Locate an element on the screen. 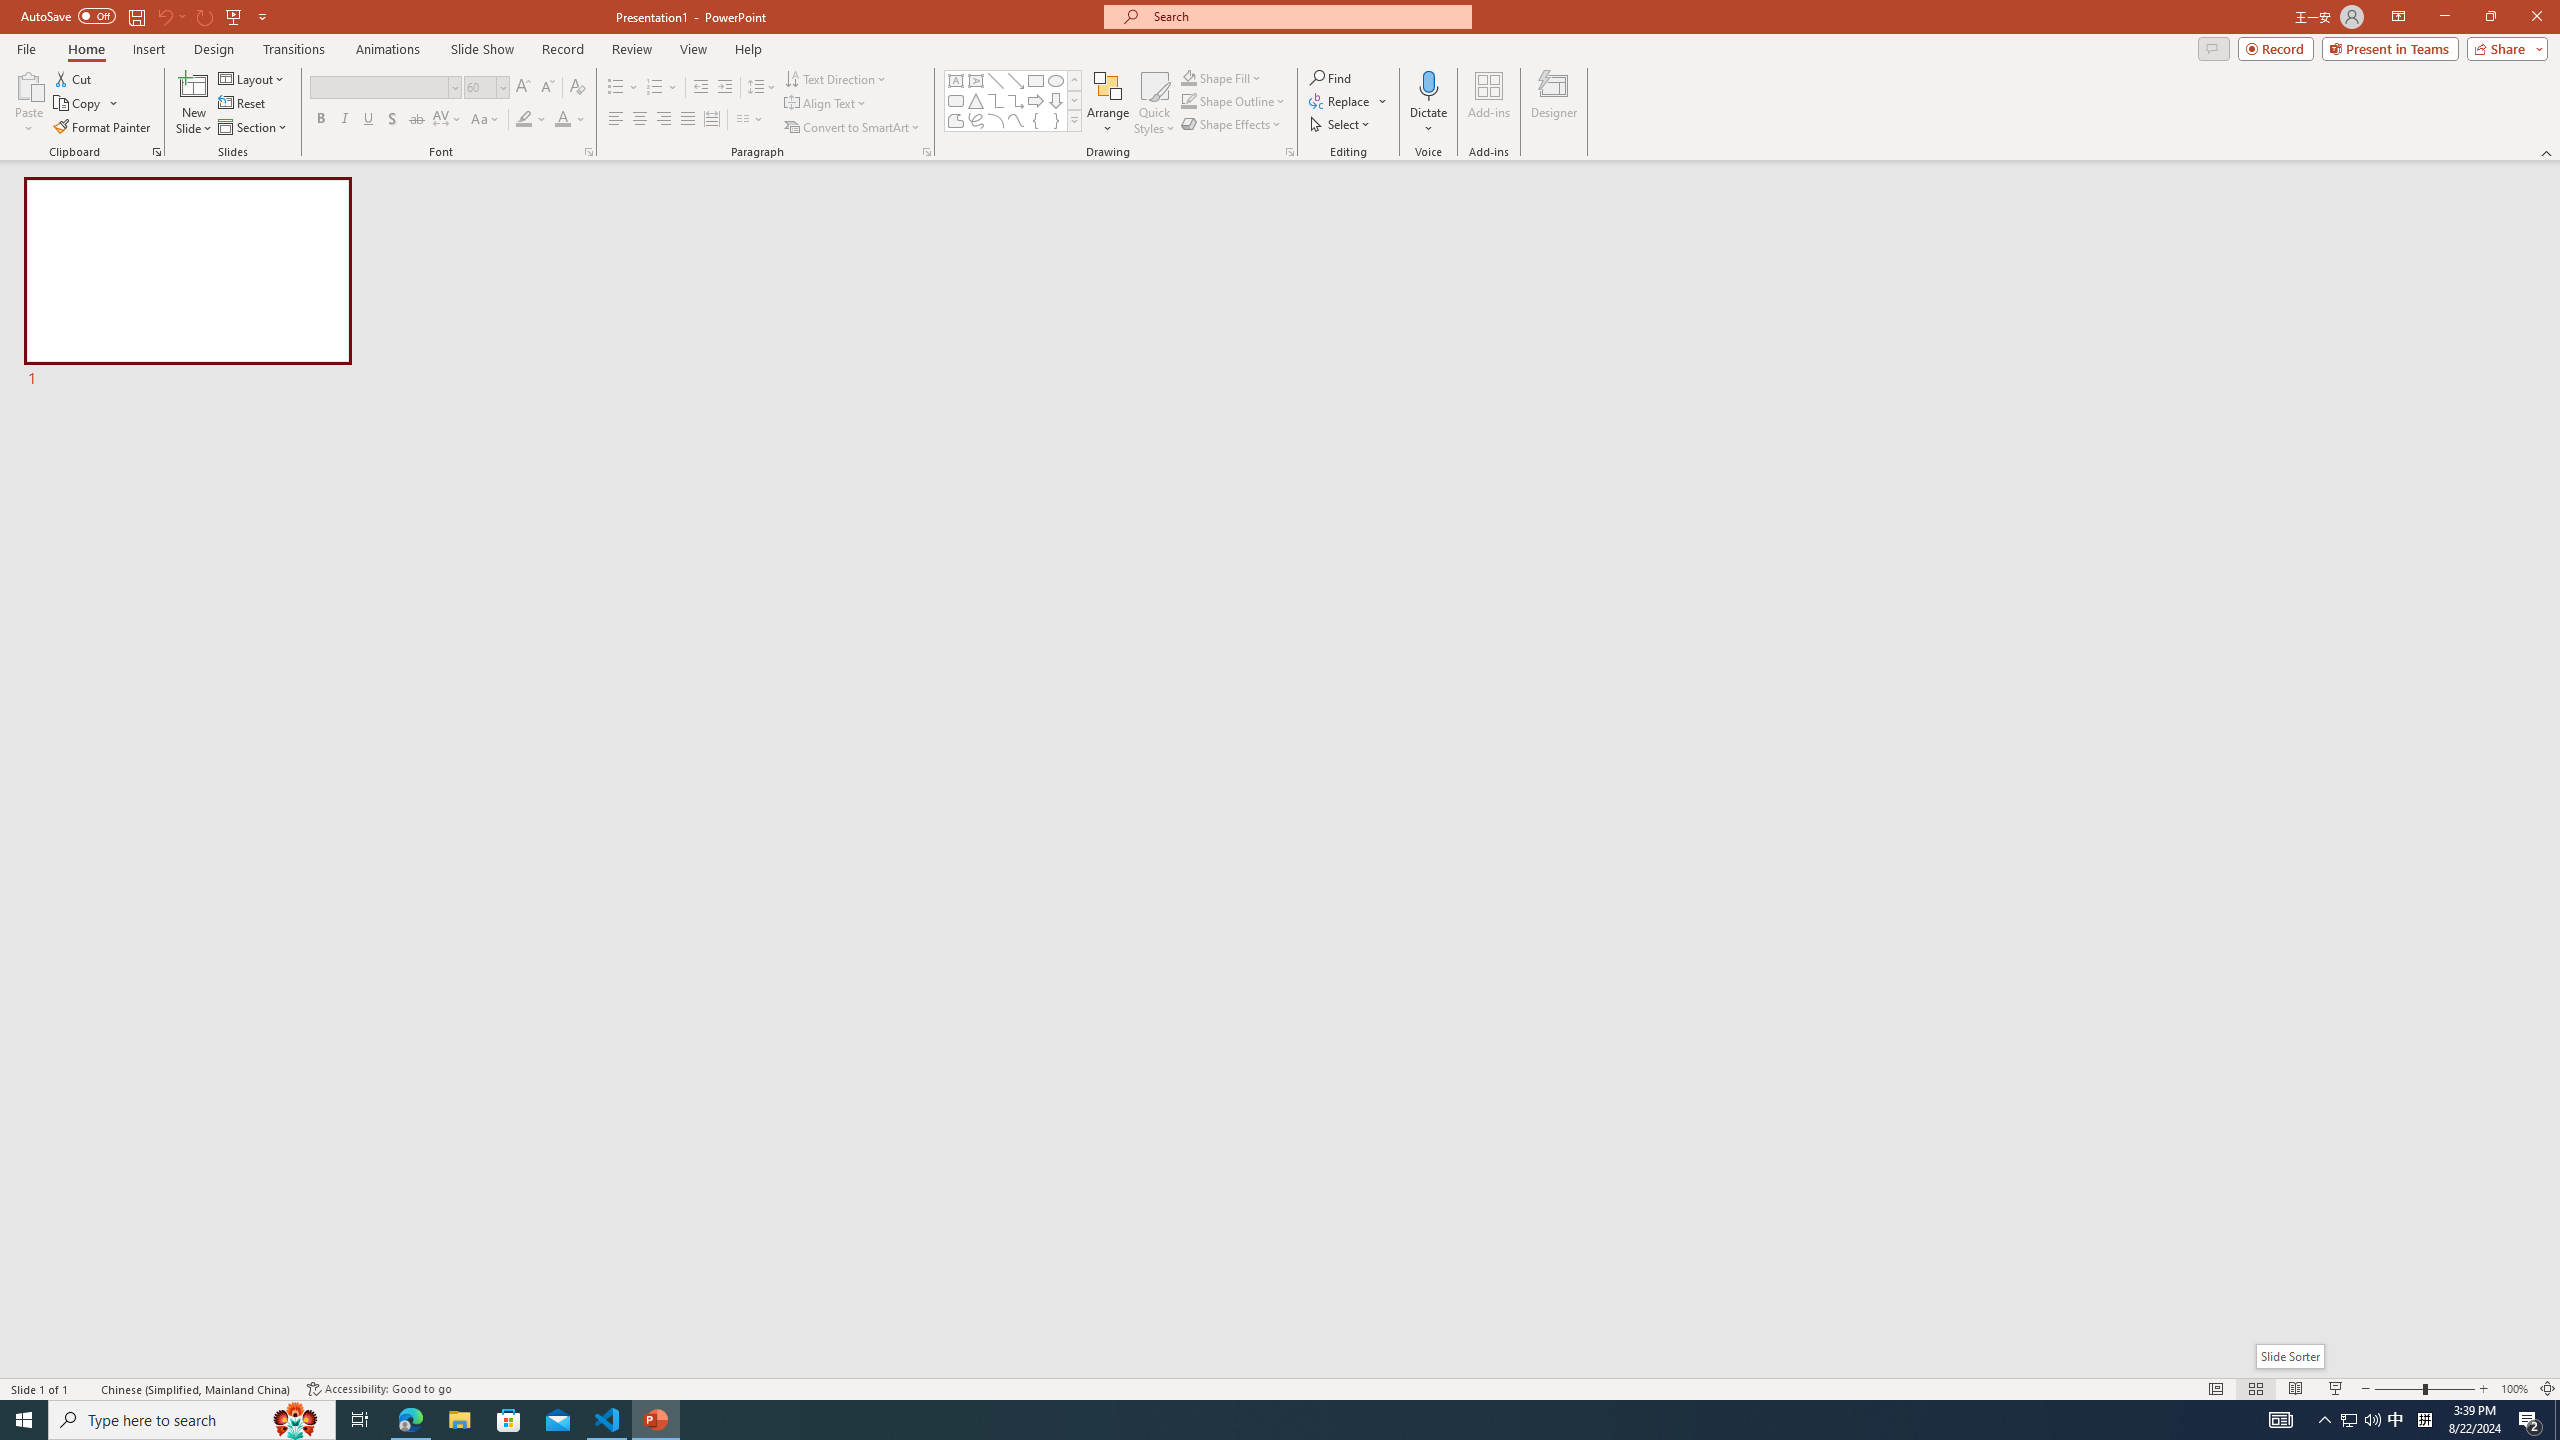 The width and height of the screenshot is (2560, 1440). 'Minimize' is located at coordinates (2443, 16).